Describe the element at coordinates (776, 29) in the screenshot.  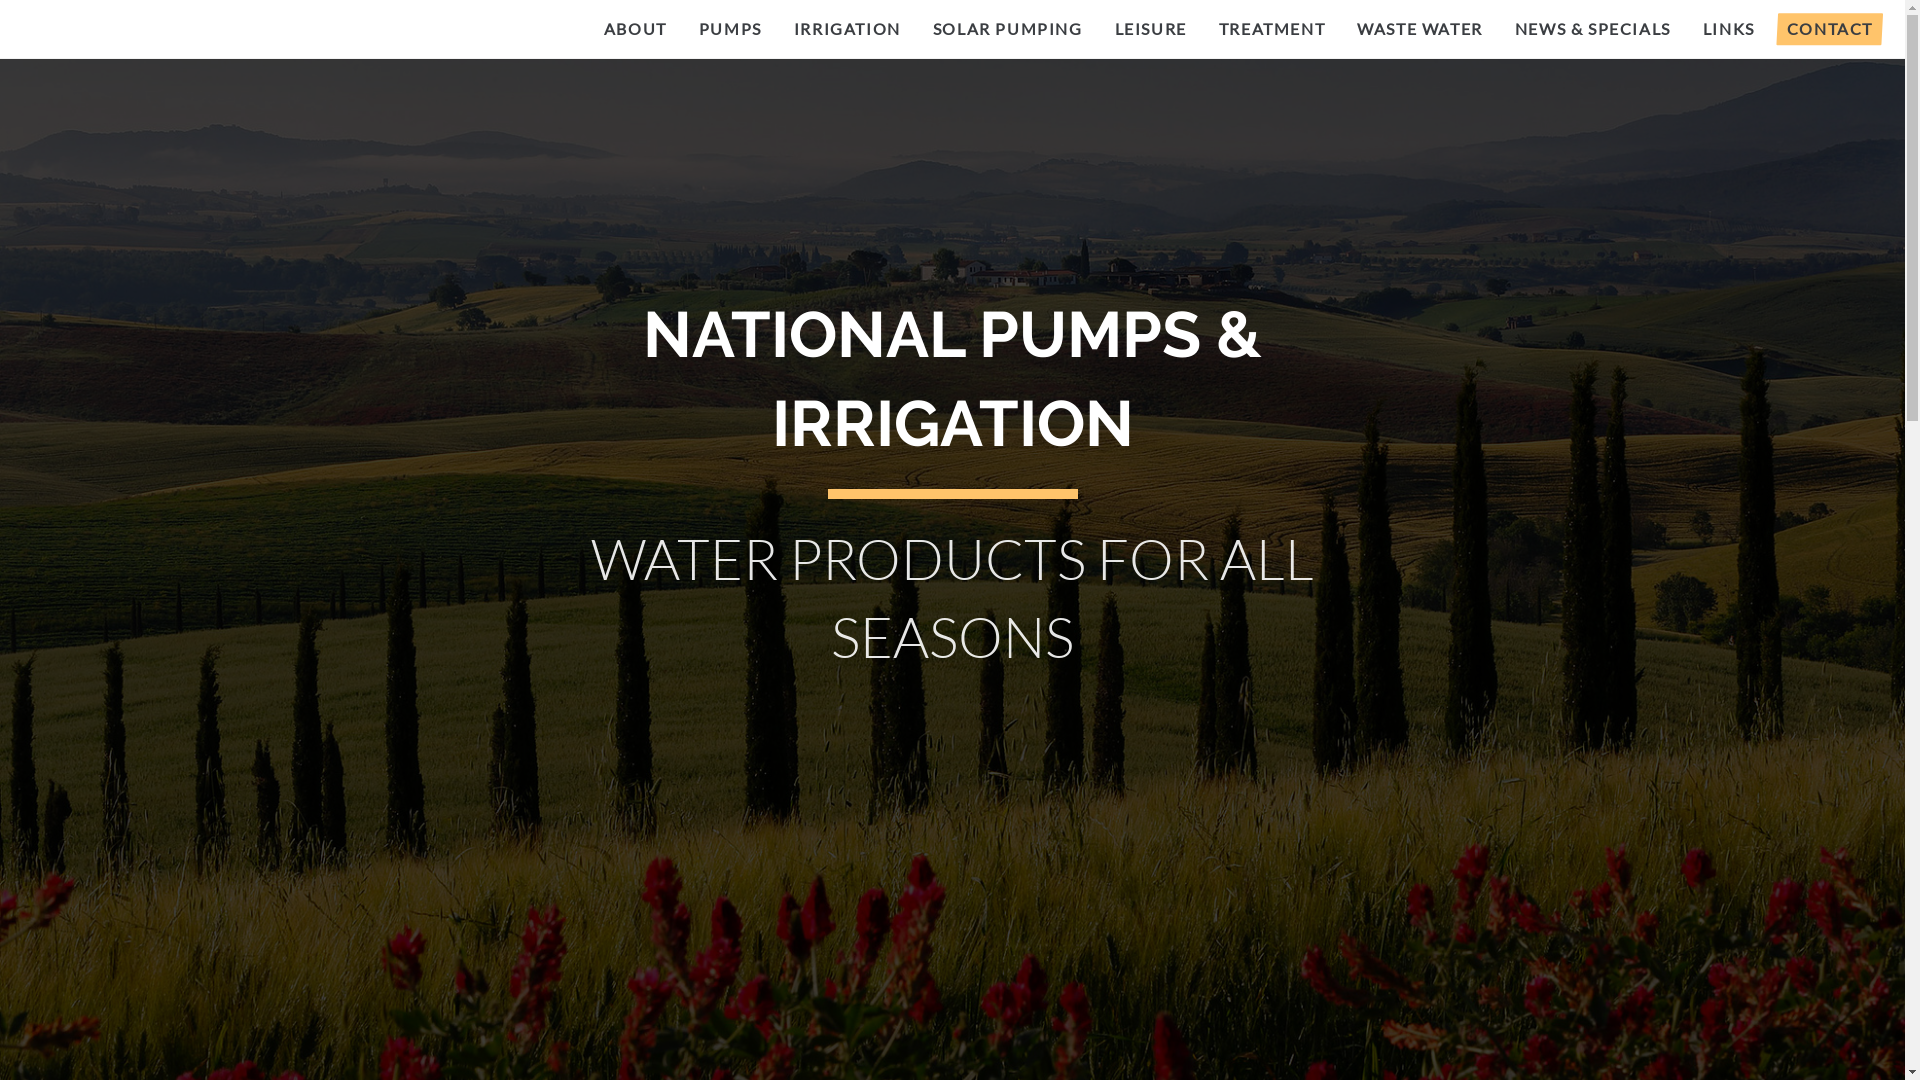
I see `'IRRIGATION'` at that location.